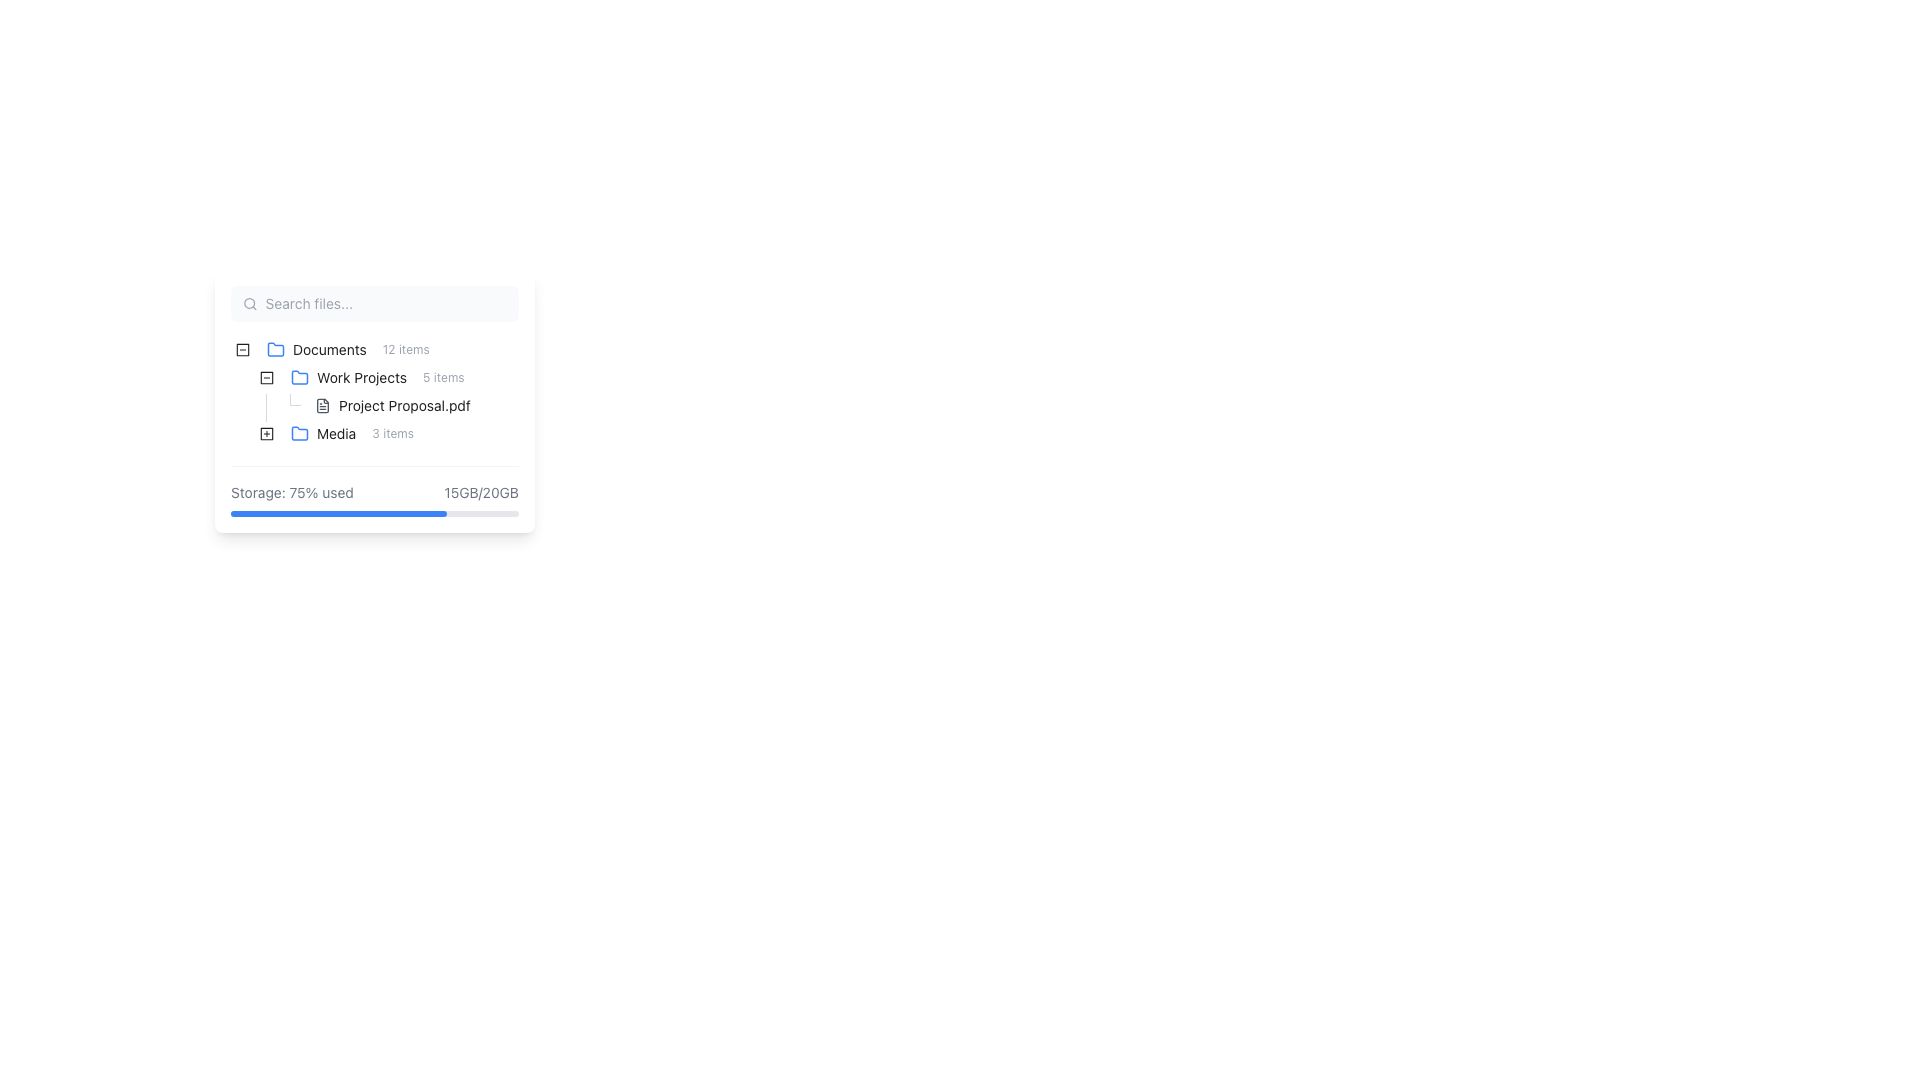 The image size is (1920, 1080). Describe the element at coordinates (326, 433) in the screenshot. I see `the 'Media' folder icon in the hierarchical tree structure` at that location.